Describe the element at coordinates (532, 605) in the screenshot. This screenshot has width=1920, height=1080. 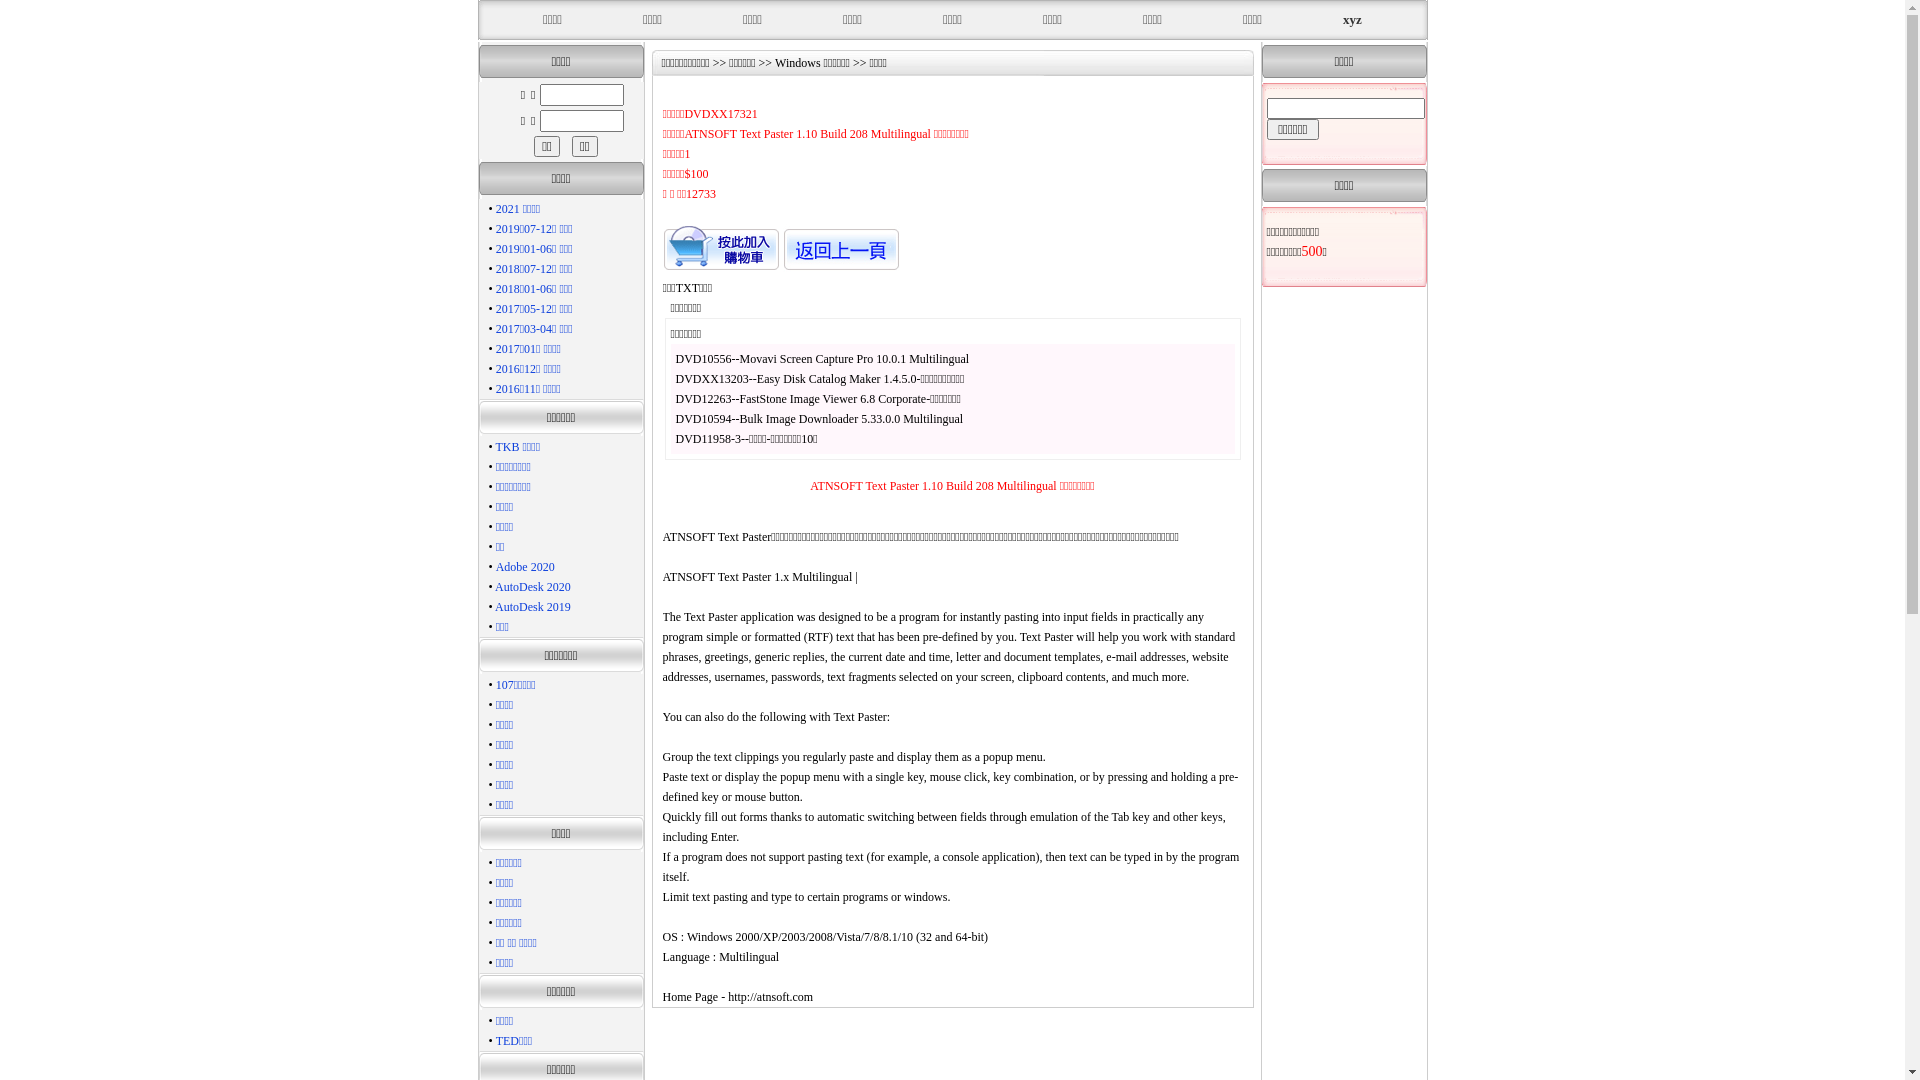
I see `'AutoDesk 2019'` at that location.